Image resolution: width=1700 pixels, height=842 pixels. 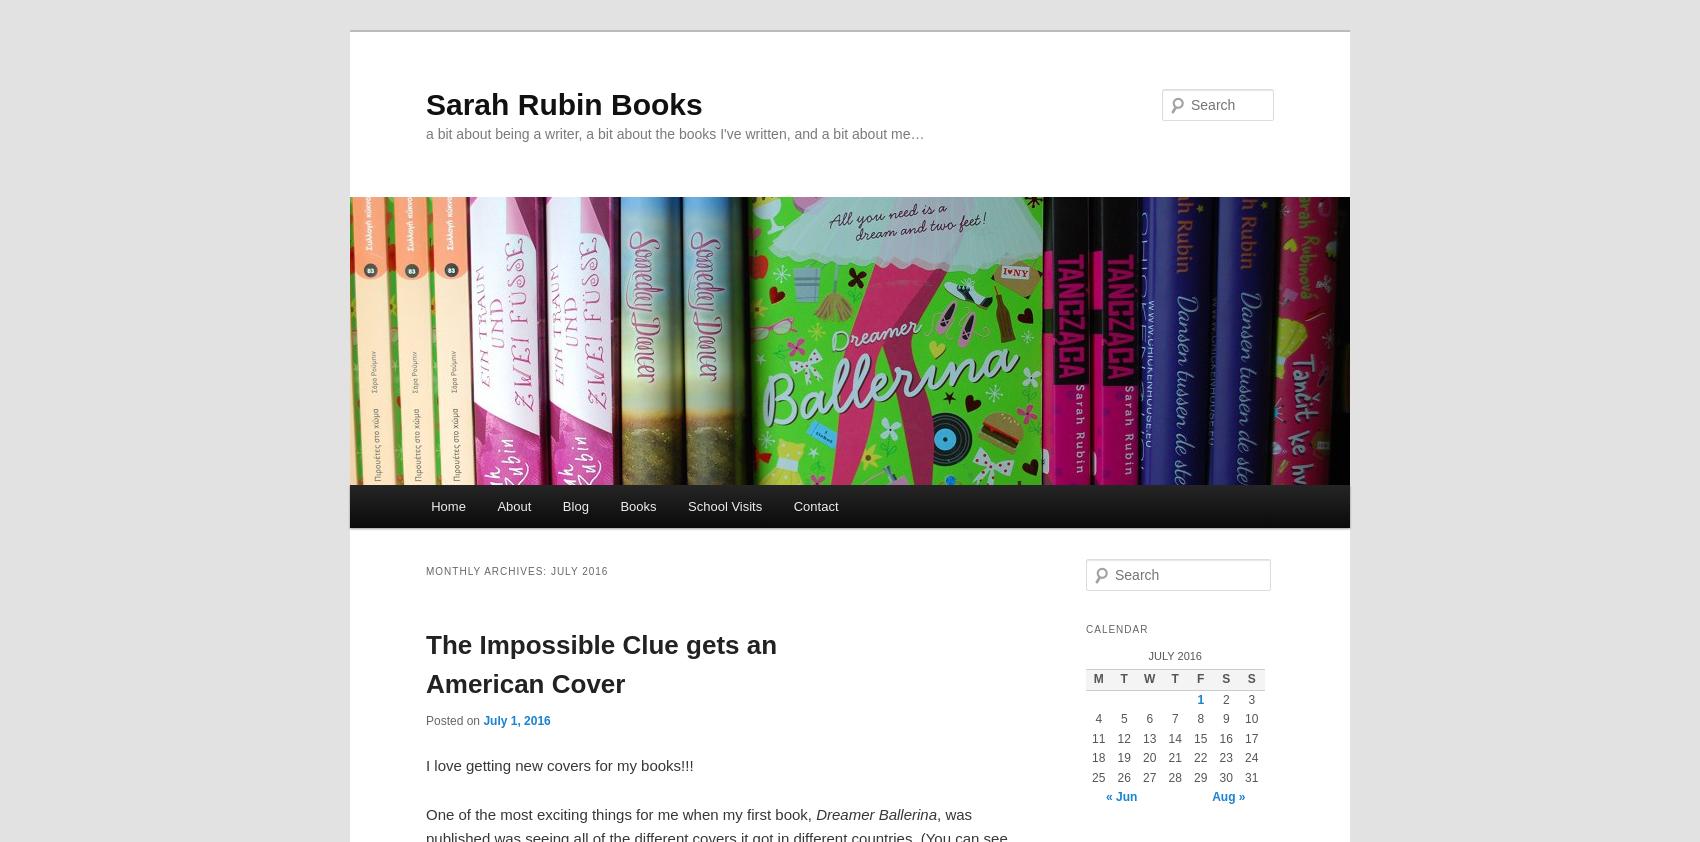 I want to click on '10', so click(x=1250, y=718).